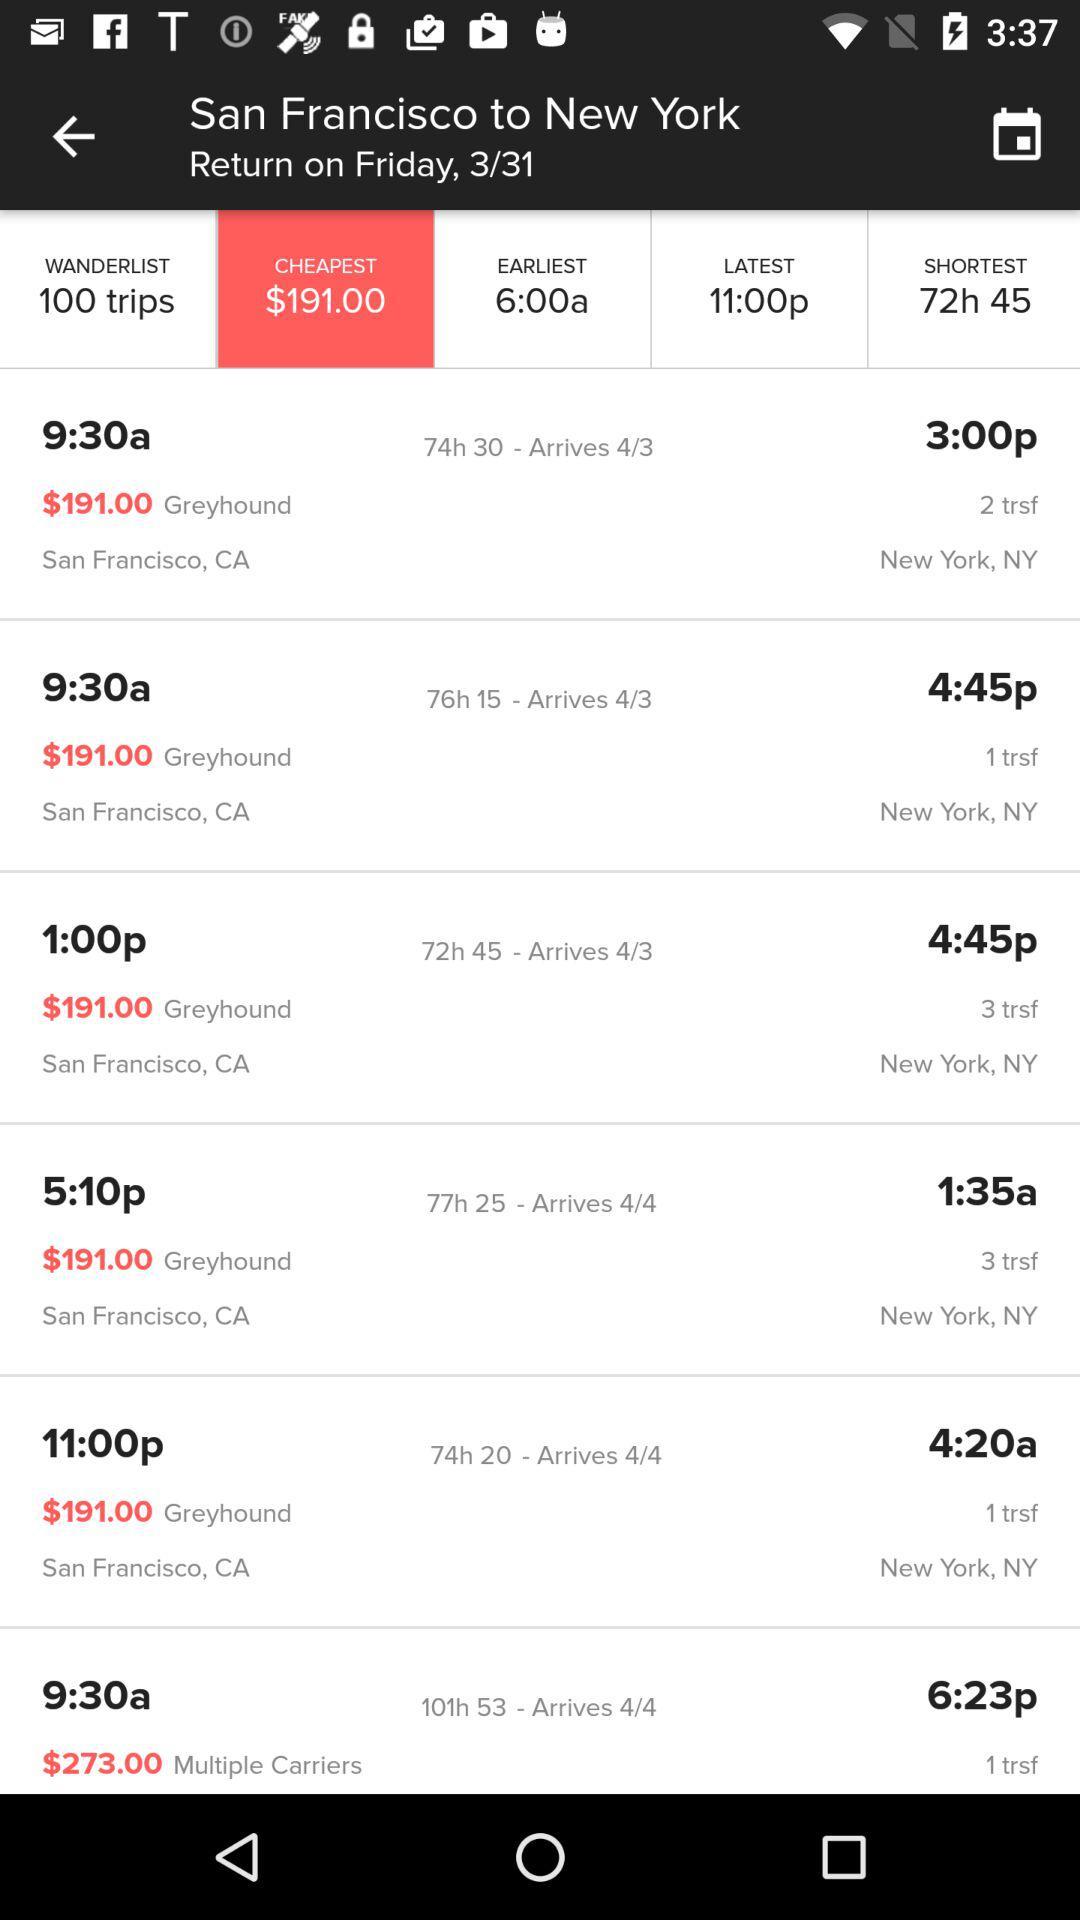 The width and height of the screenshot is (1080, 1920). I want to click on item above san francisco, ca icon, so click(664, 505).